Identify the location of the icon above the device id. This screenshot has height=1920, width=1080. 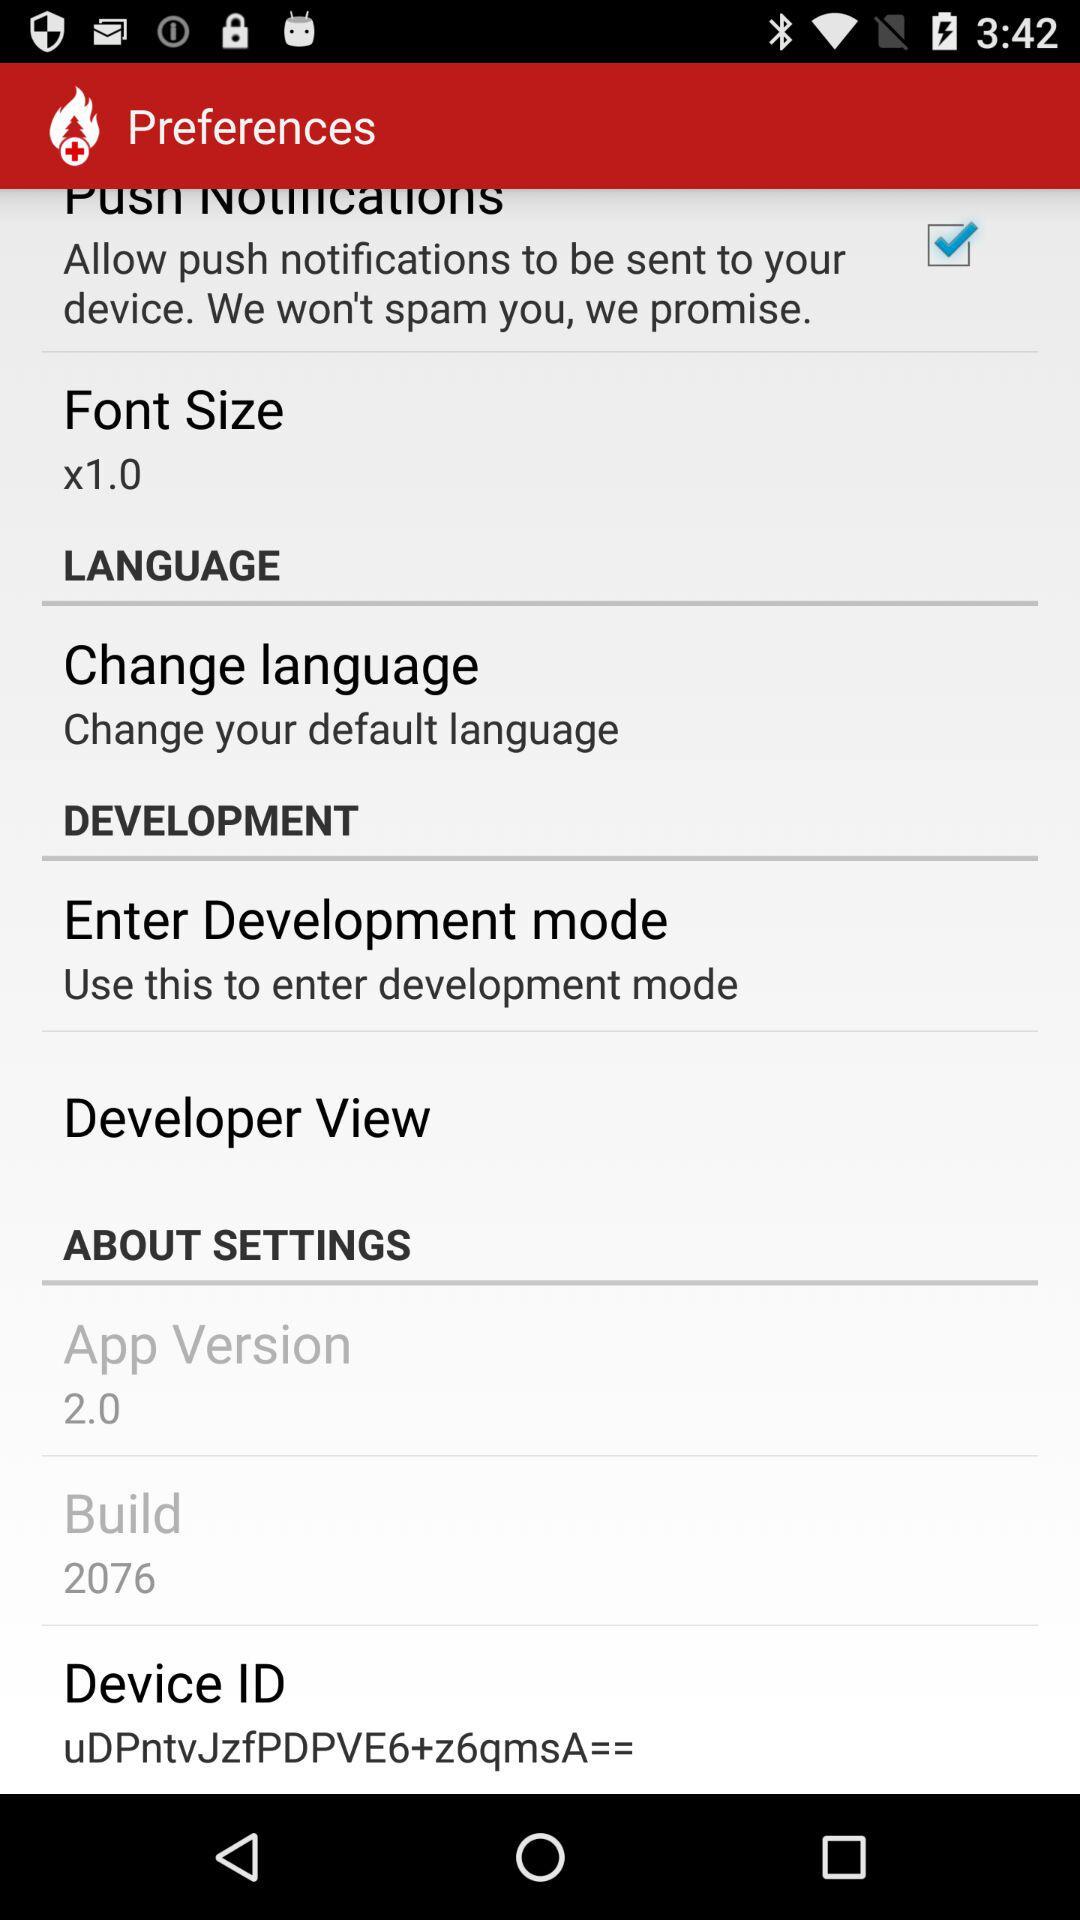
(109, 1575).